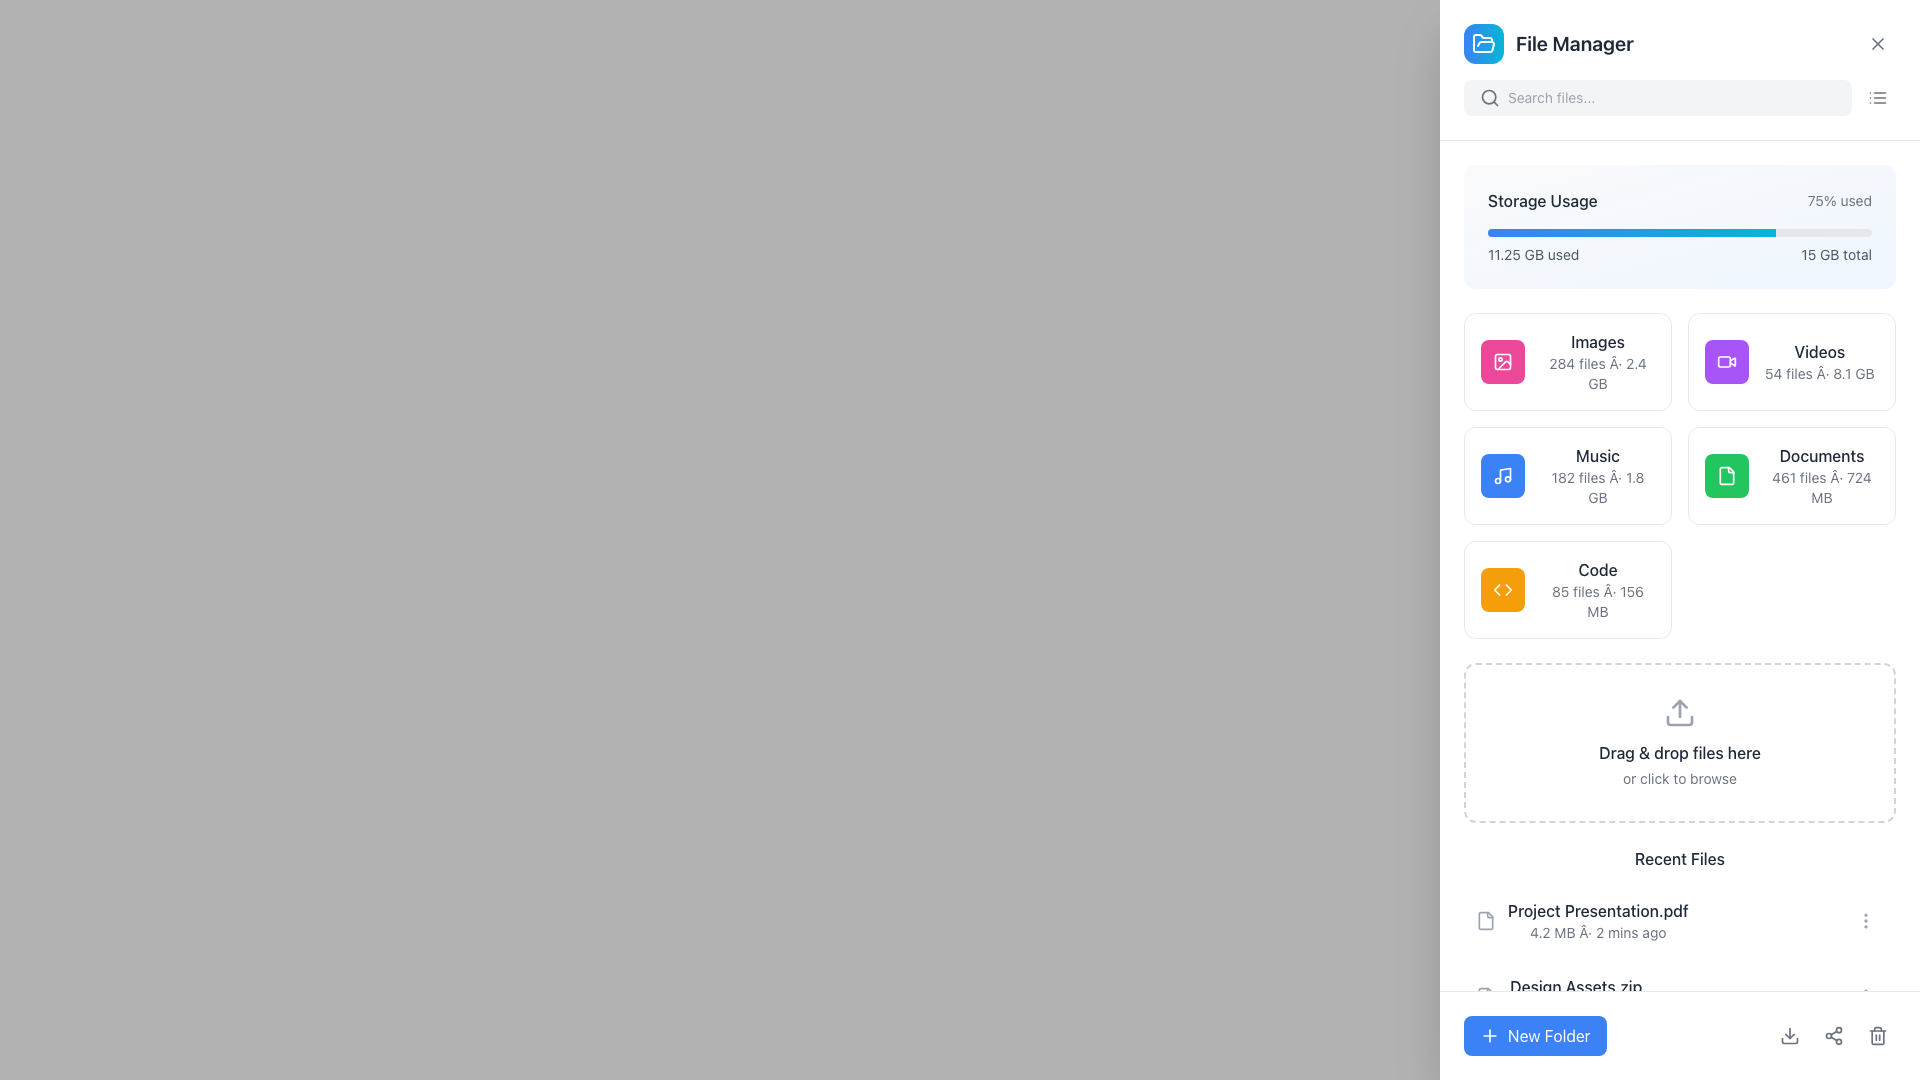 The height and width of the screenshot is (1080, 1920). Describe the element at coordinates (1597, 488) in the screenshot. I see `the text label that displays details about the 'Music' category, which shows the number of files and total size, located below the 'Music' title and centrally aligned within the 'Music' card` at that location.